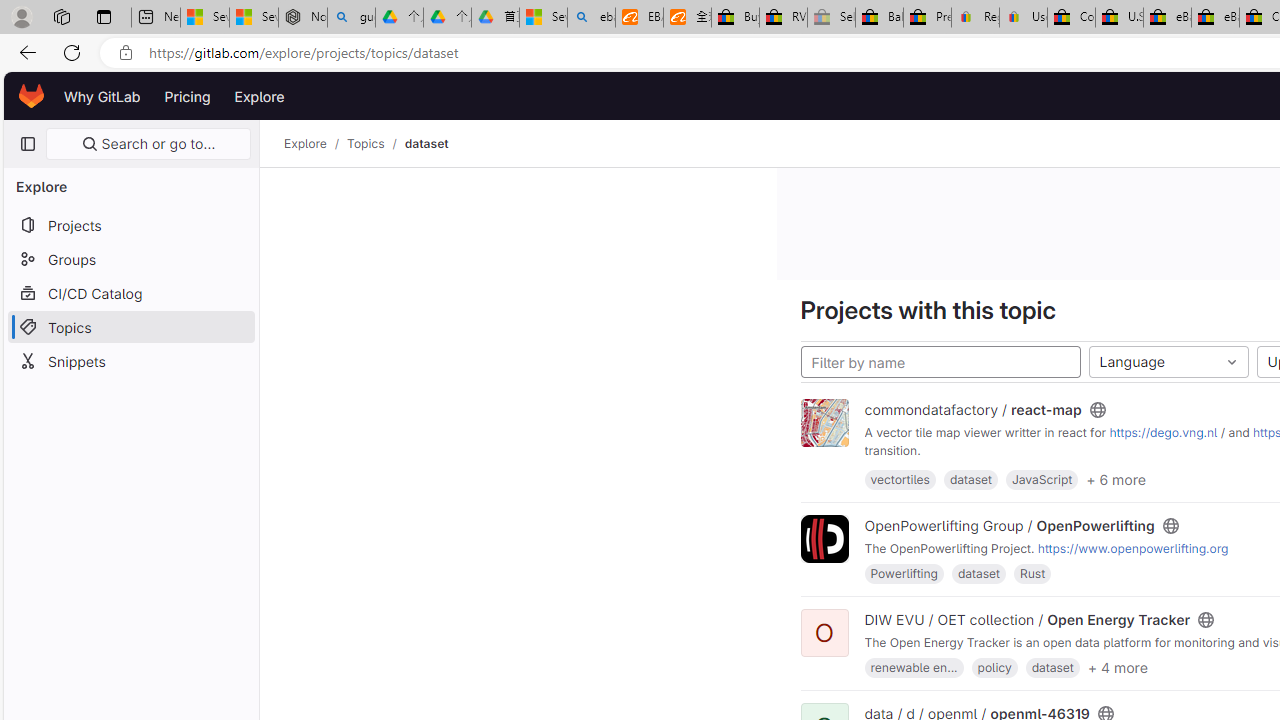 The width and height of the screenshot is (1280, 720). Describe the element at coordinates (734, 17) in the screenshot. I see `'Buy Auto Parts & Accessories | eBay'` at that location.